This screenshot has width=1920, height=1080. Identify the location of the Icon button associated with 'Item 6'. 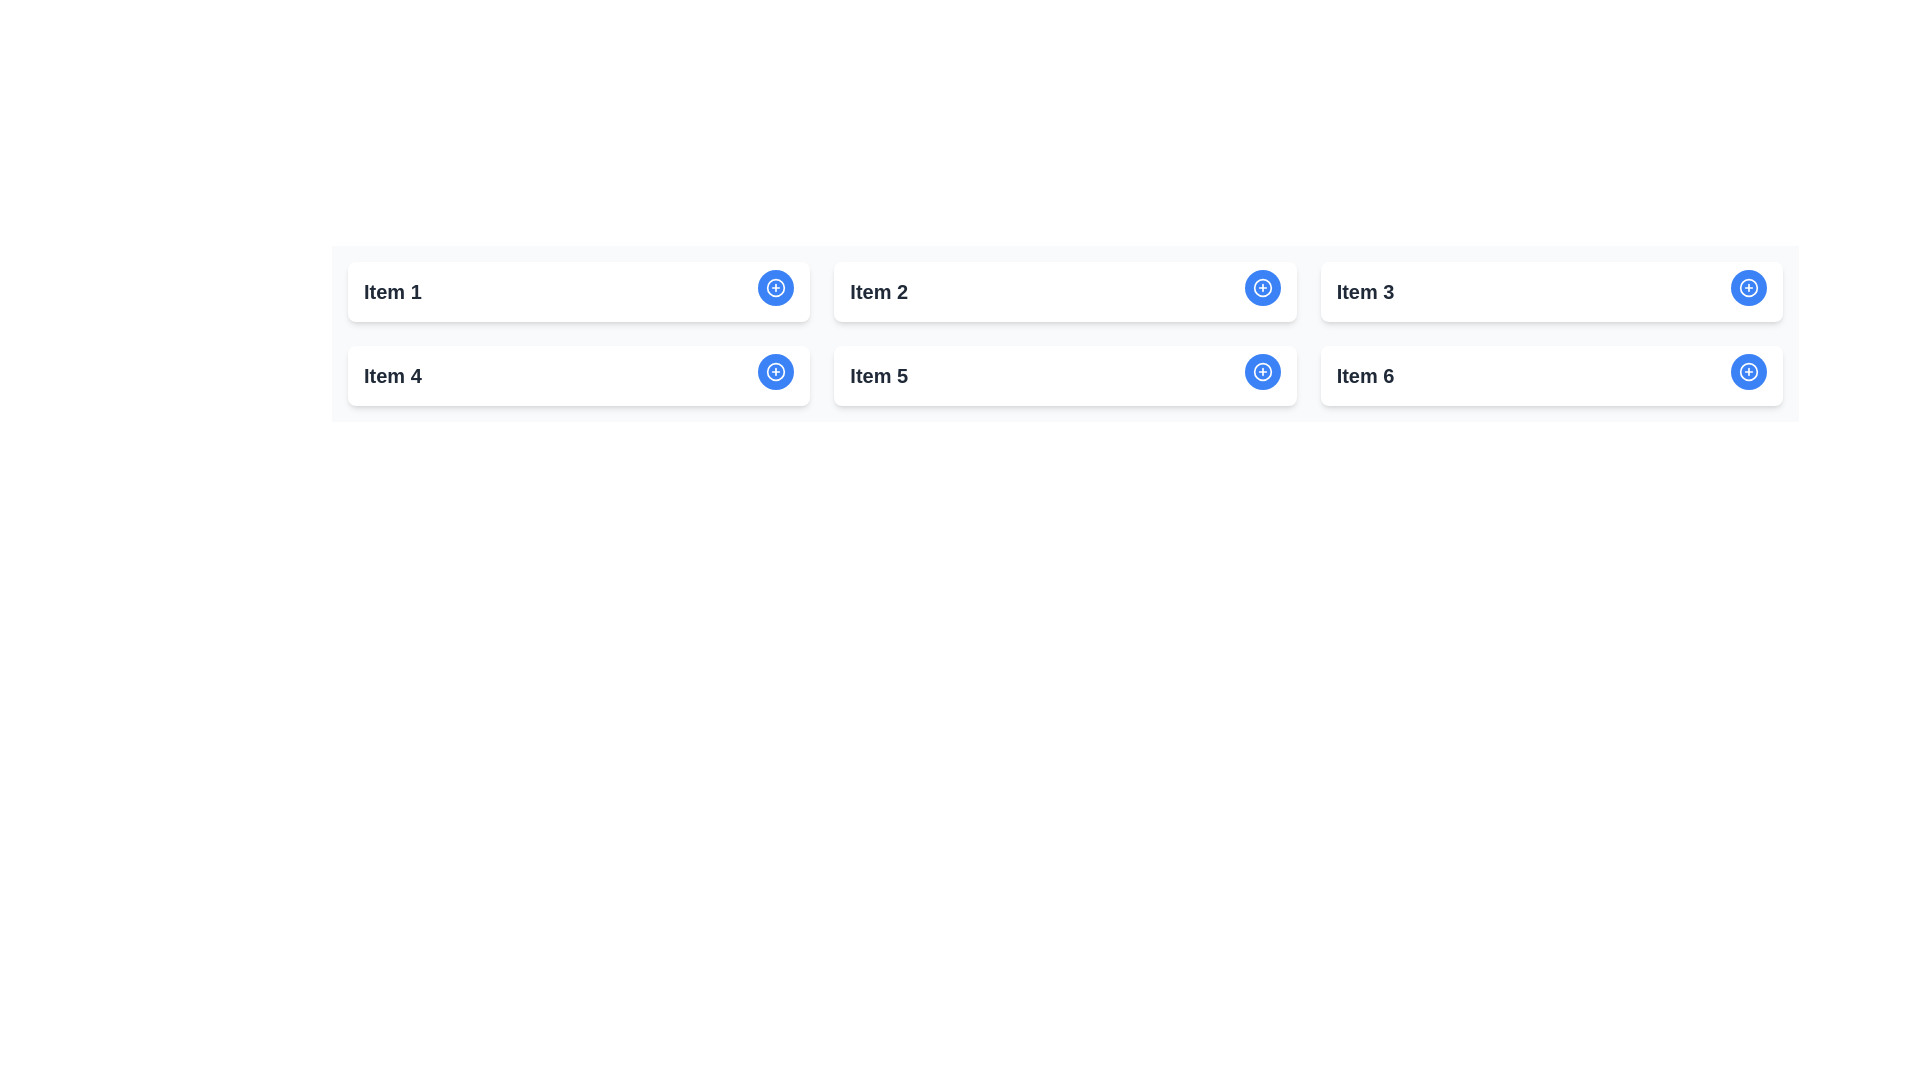
(1747, 371).